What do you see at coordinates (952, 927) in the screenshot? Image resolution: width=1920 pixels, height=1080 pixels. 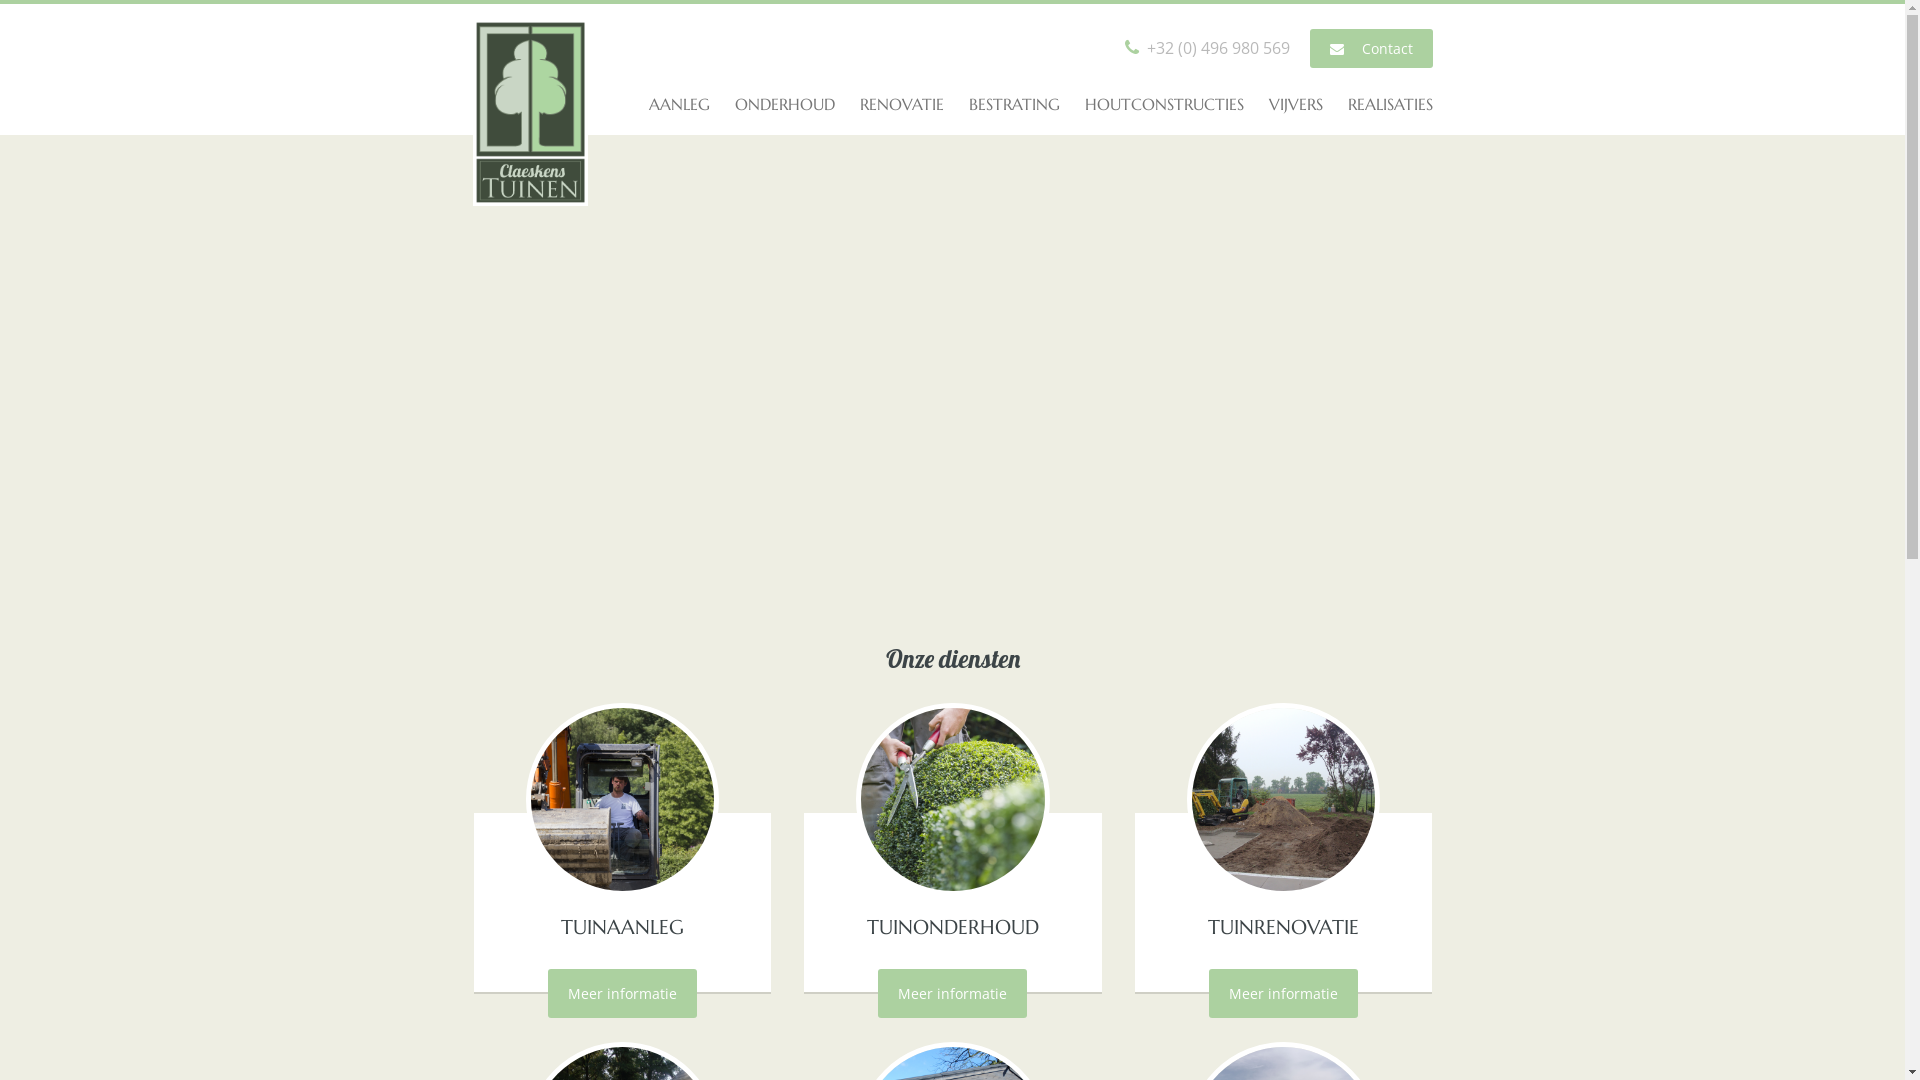 I see `'TUINONDERHOUD'` at bounding box center [952, 927].